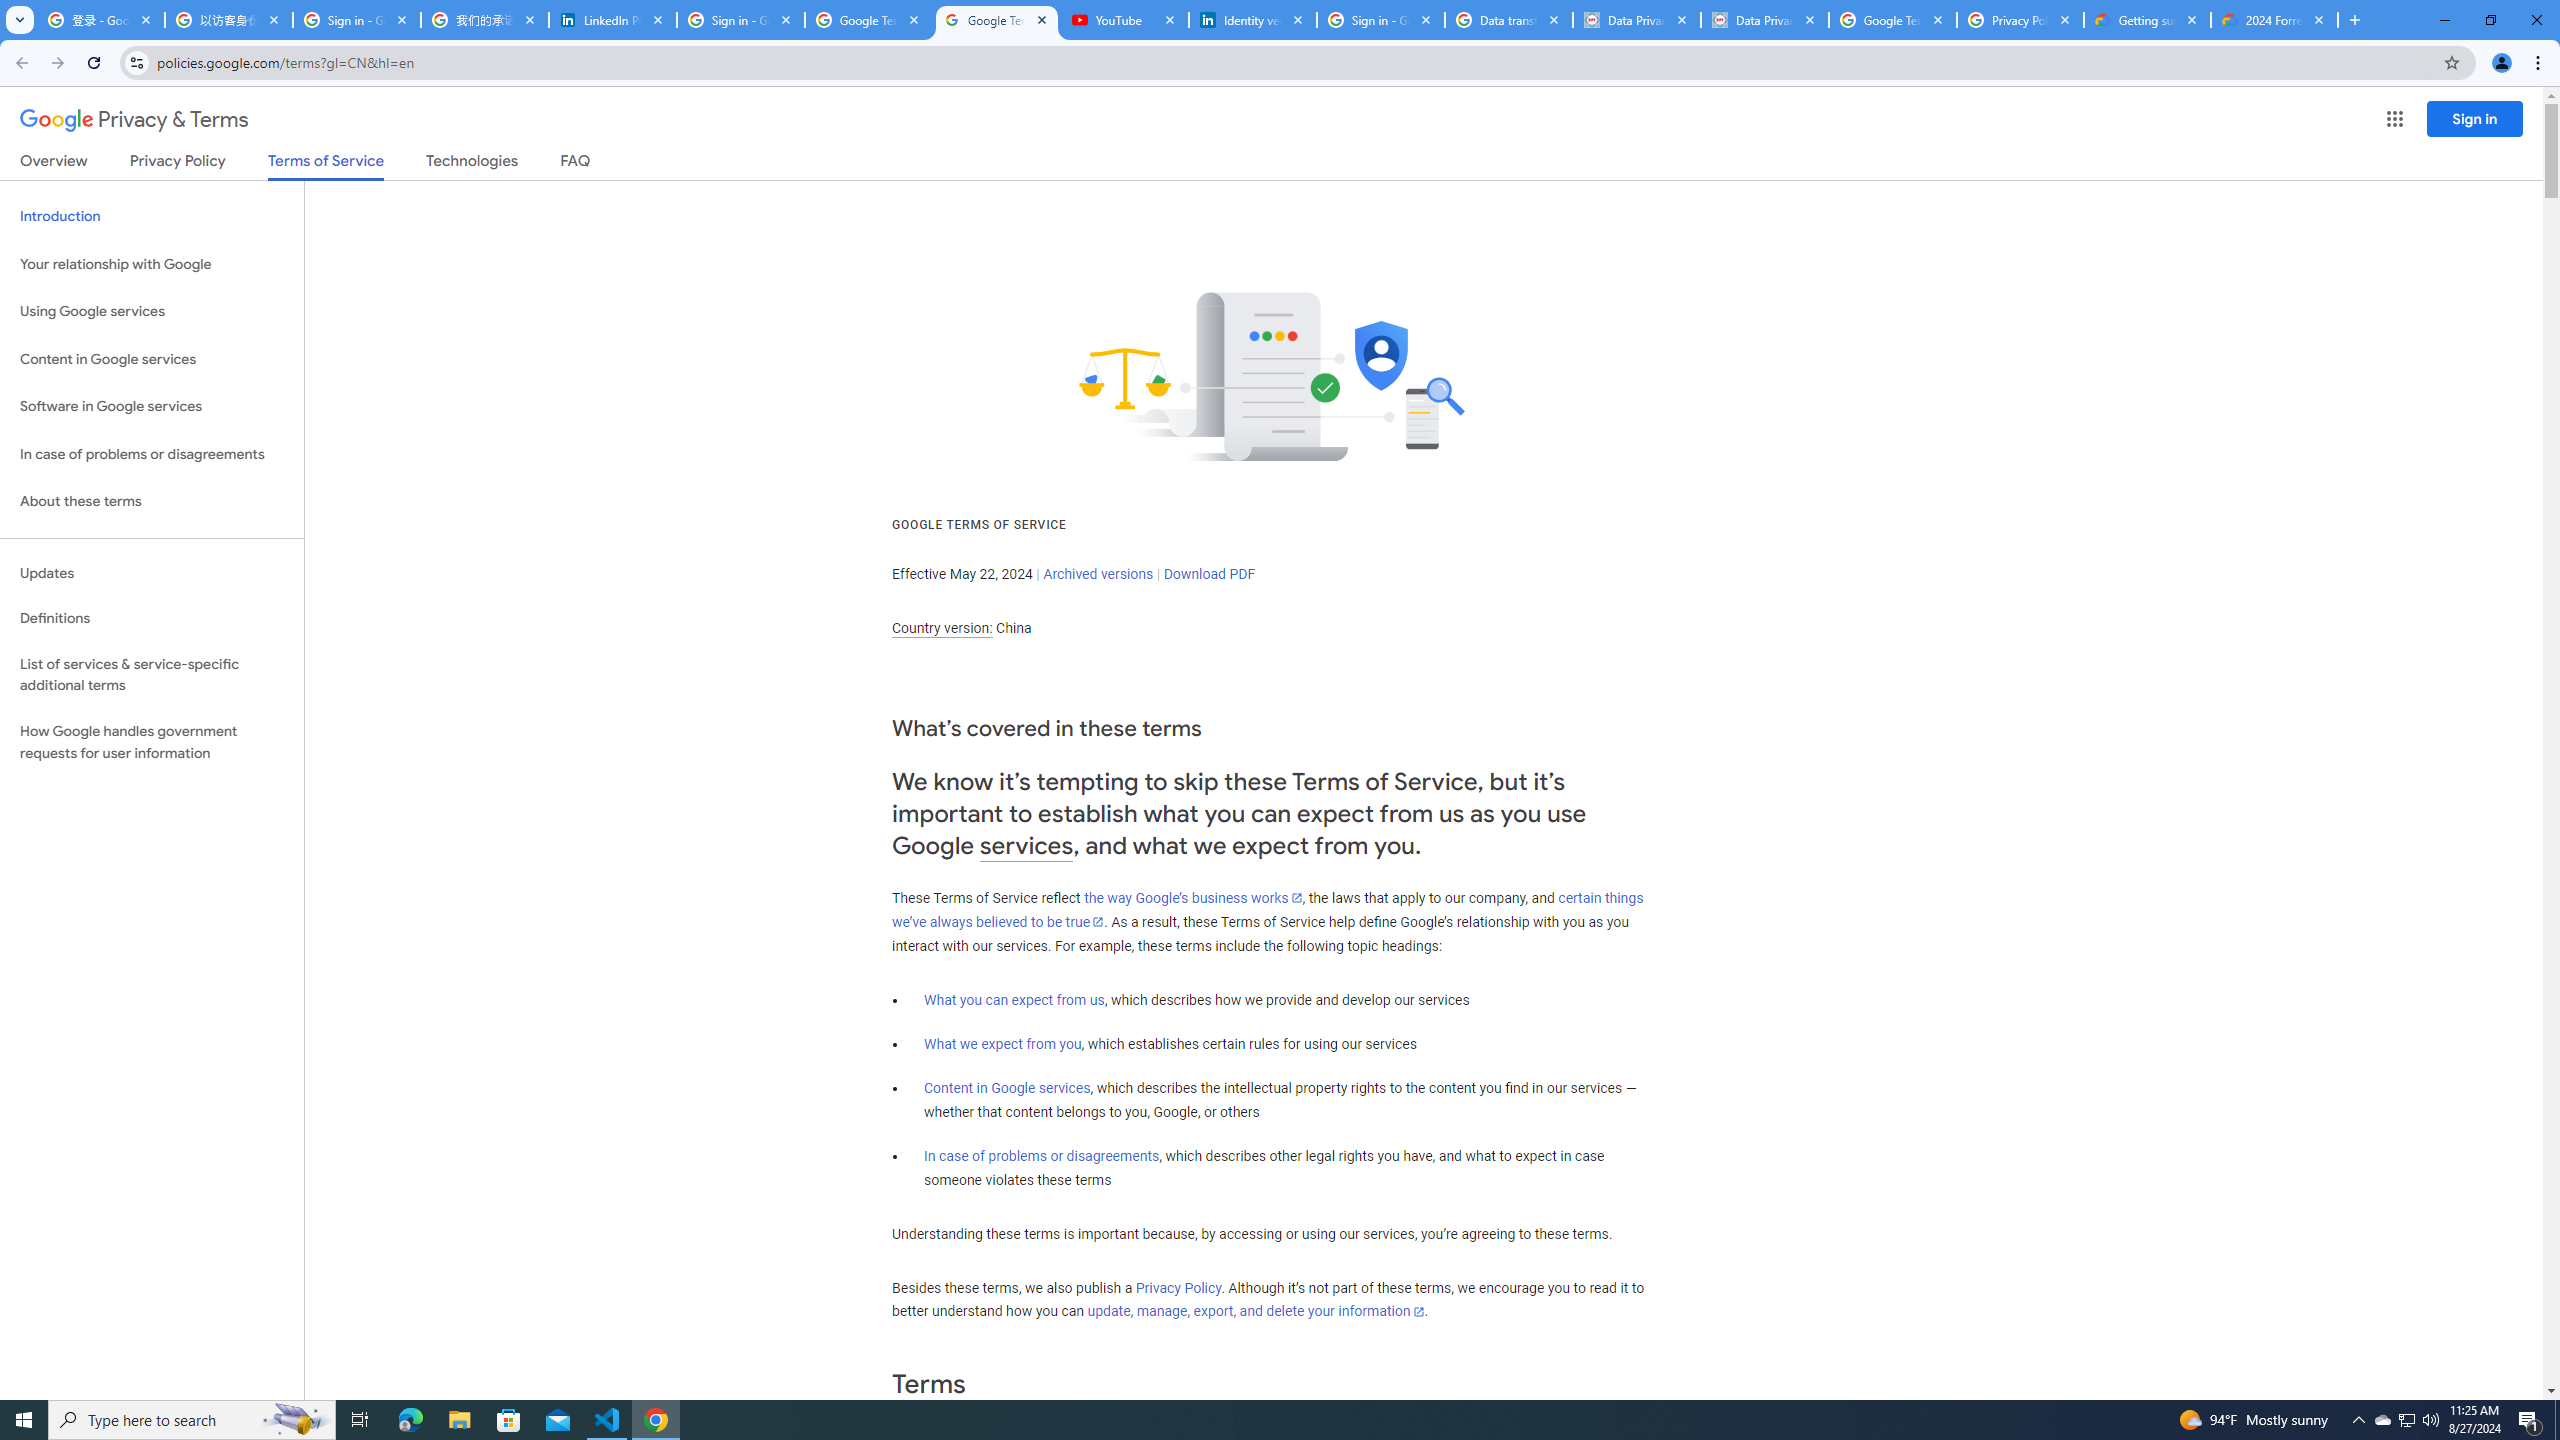 The width and height of the screenshot is (2560, 1440). I want to click on 'Search tabs', so click(19, 19).